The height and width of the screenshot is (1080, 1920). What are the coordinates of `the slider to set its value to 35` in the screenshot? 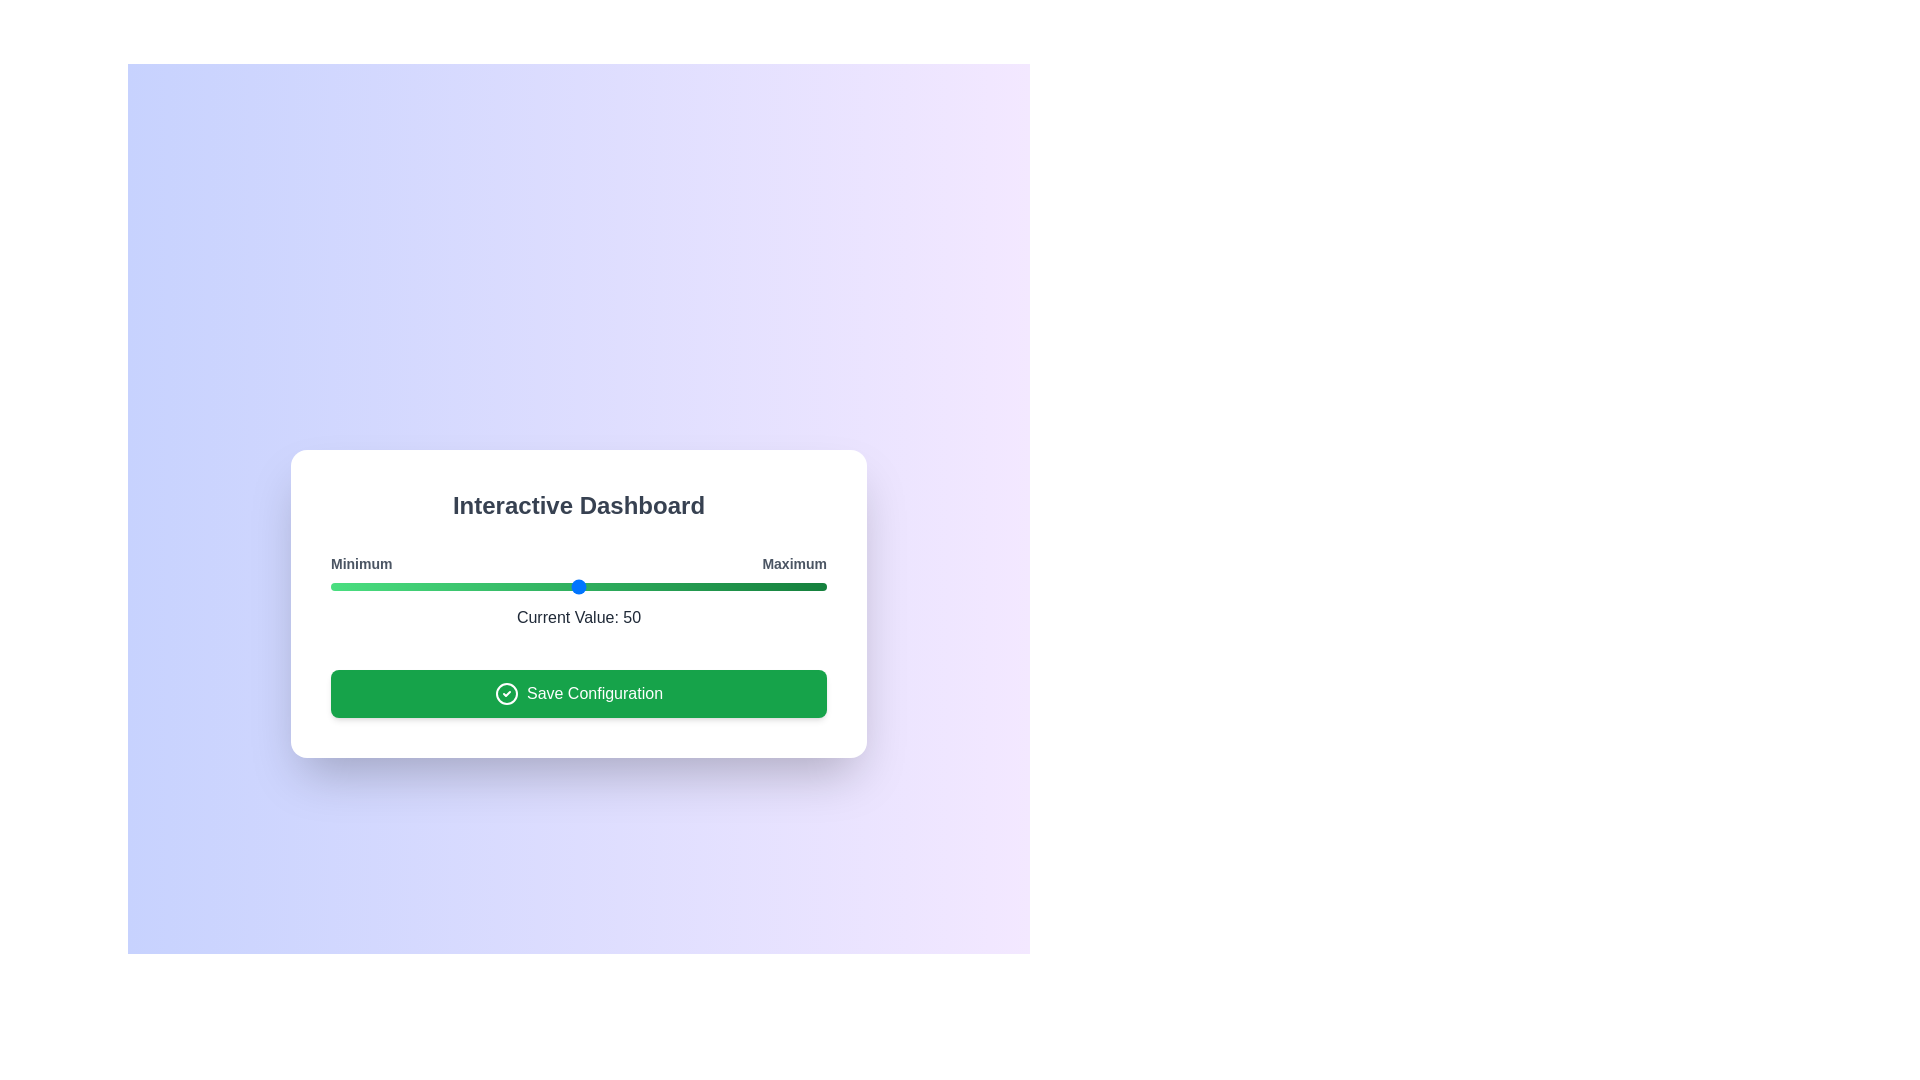 It's located at (504, 585).